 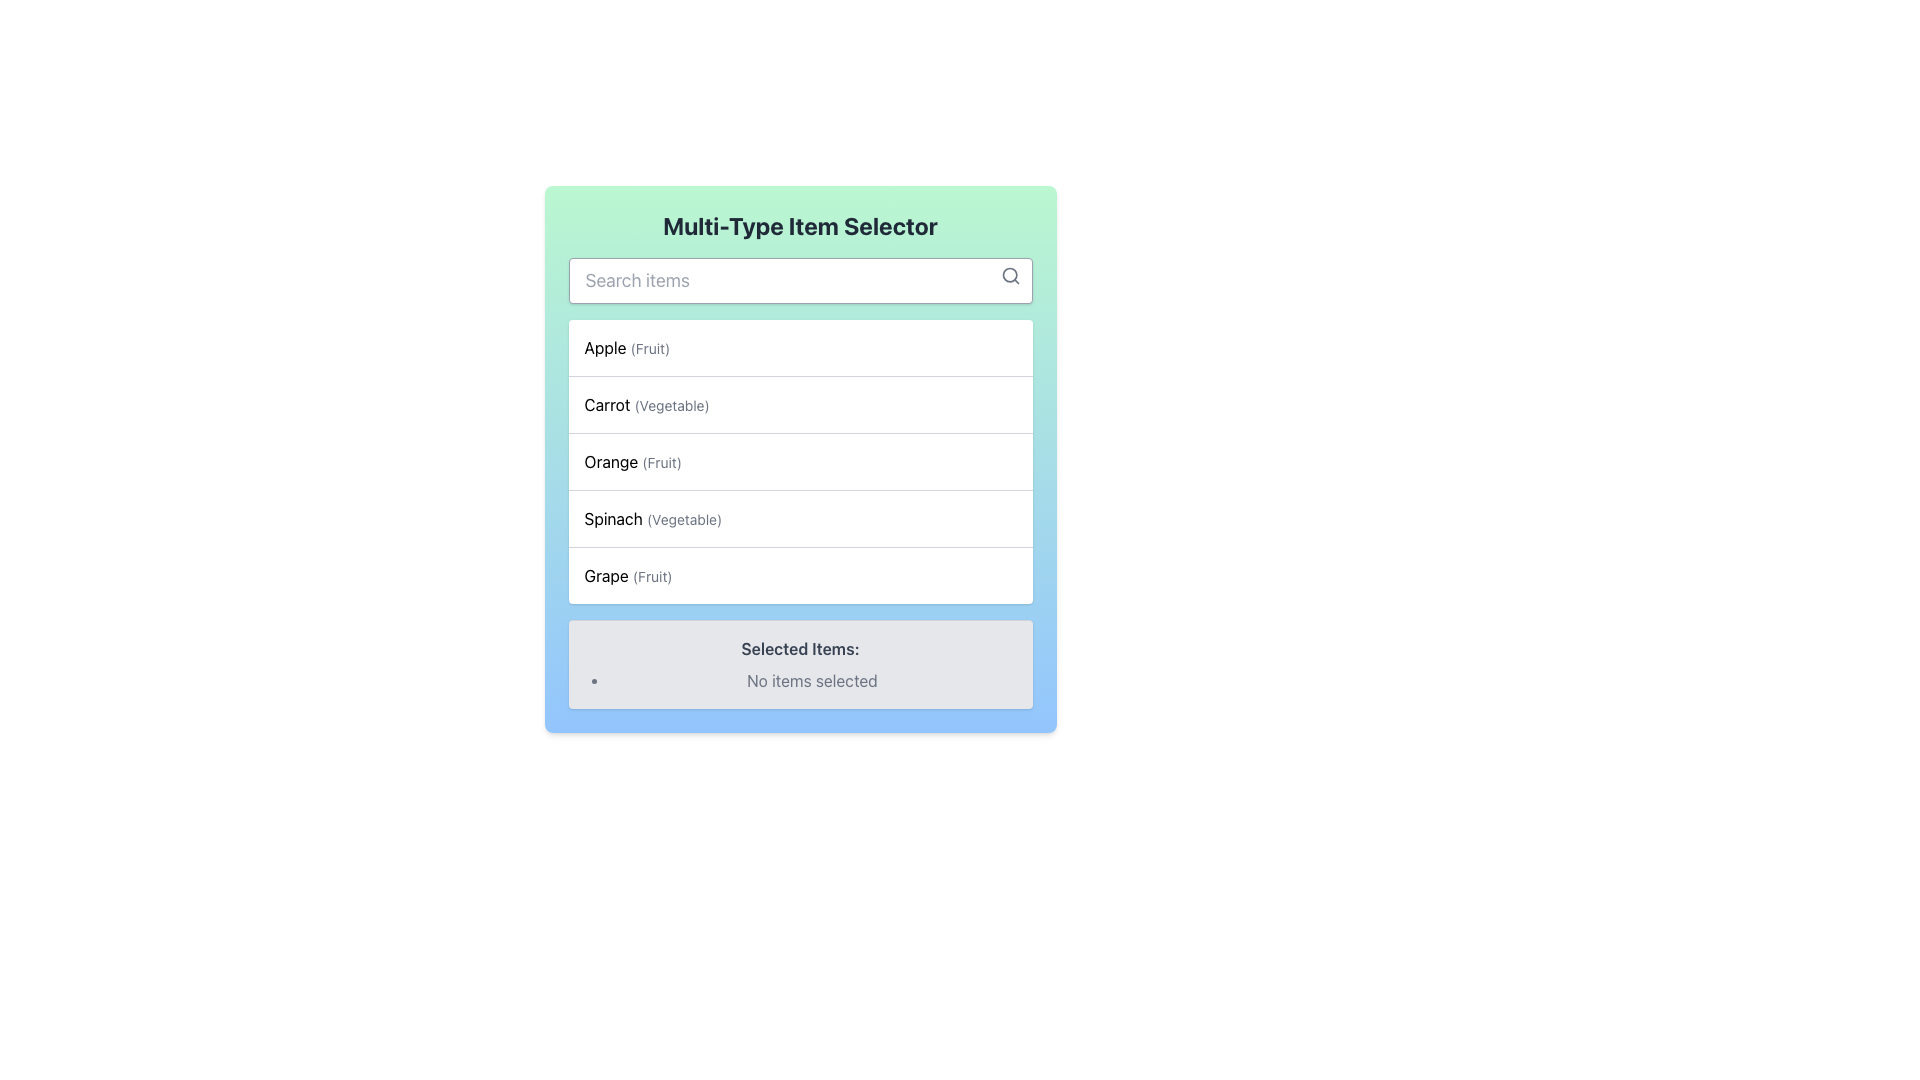 What do you see at coordinates (650, 347) in the screenshot?
I see `the gray text label '(Fruit)' located to the right of 'Apple' in the 'Multi-Type Item Selector' list` at bounding box center [650, 347].